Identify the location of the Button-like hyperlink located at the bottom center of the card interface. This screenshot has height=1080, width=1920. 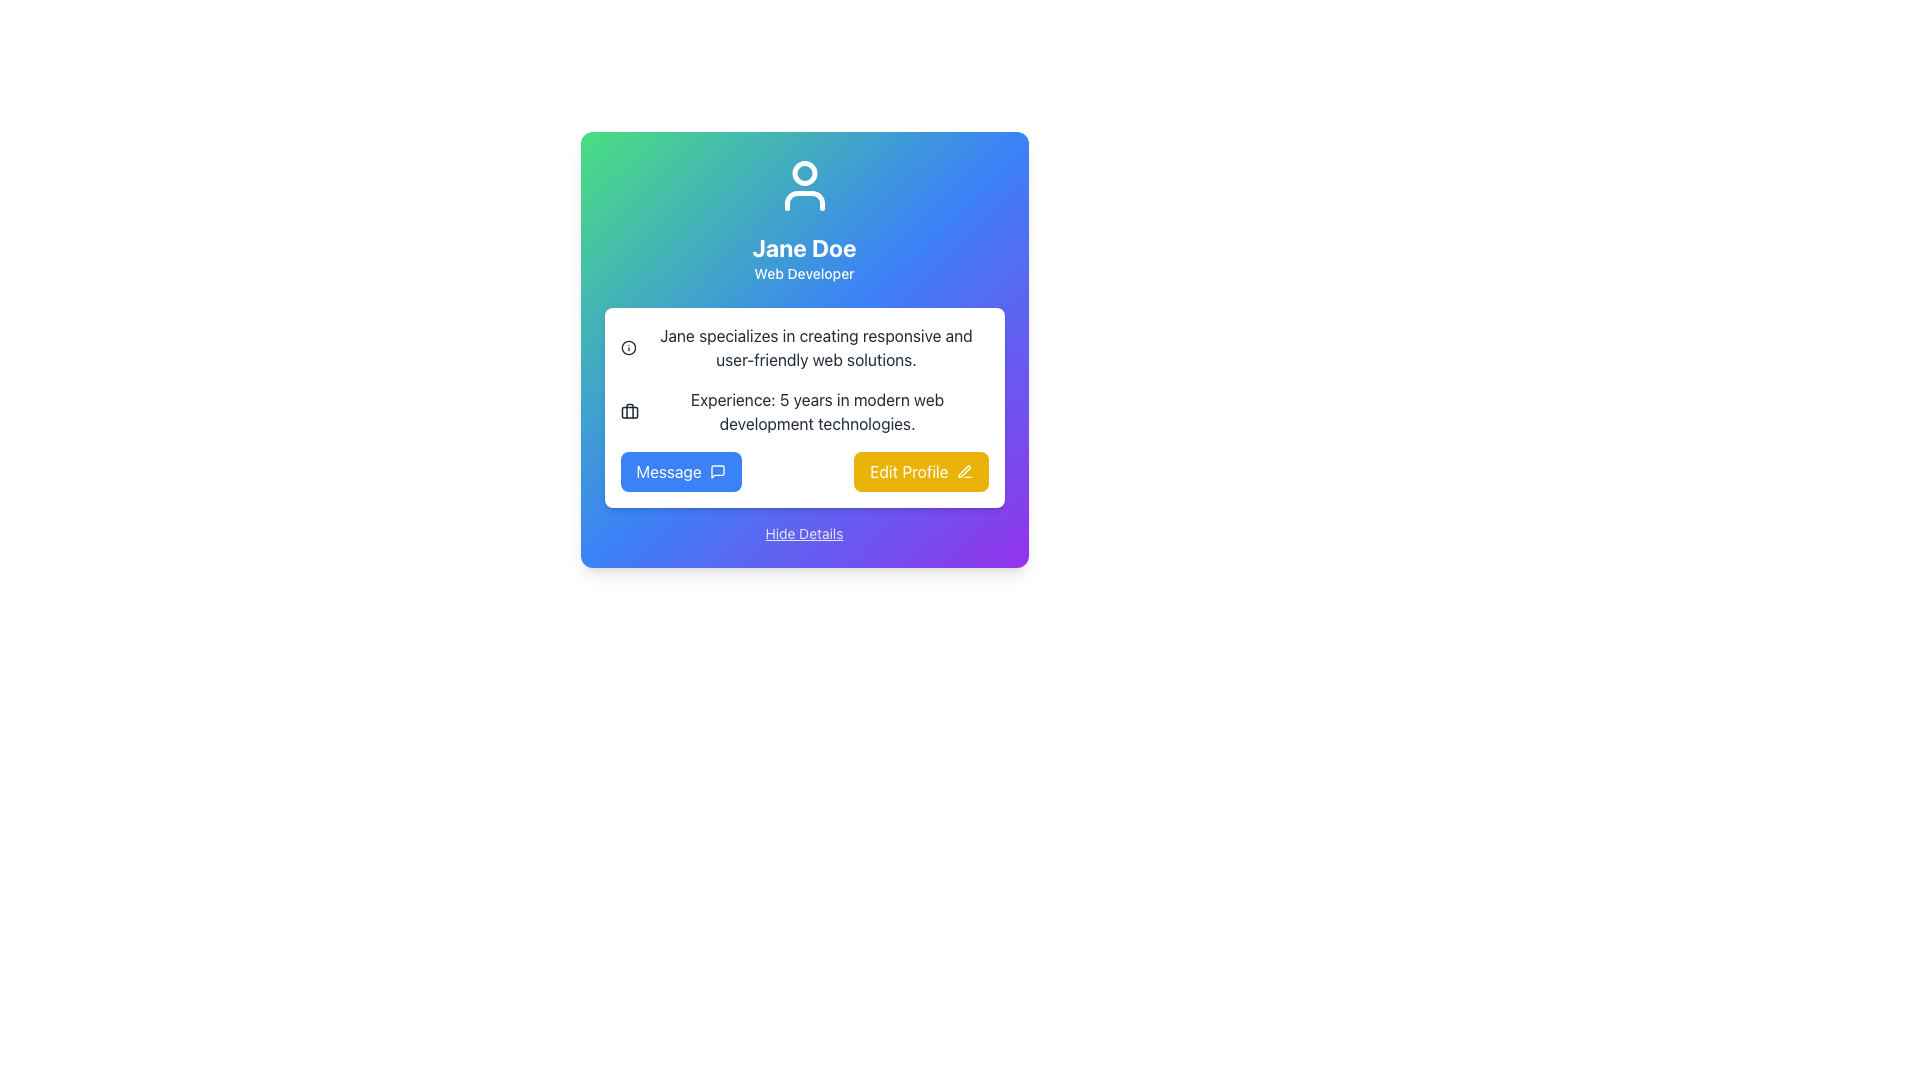
(804, 532).